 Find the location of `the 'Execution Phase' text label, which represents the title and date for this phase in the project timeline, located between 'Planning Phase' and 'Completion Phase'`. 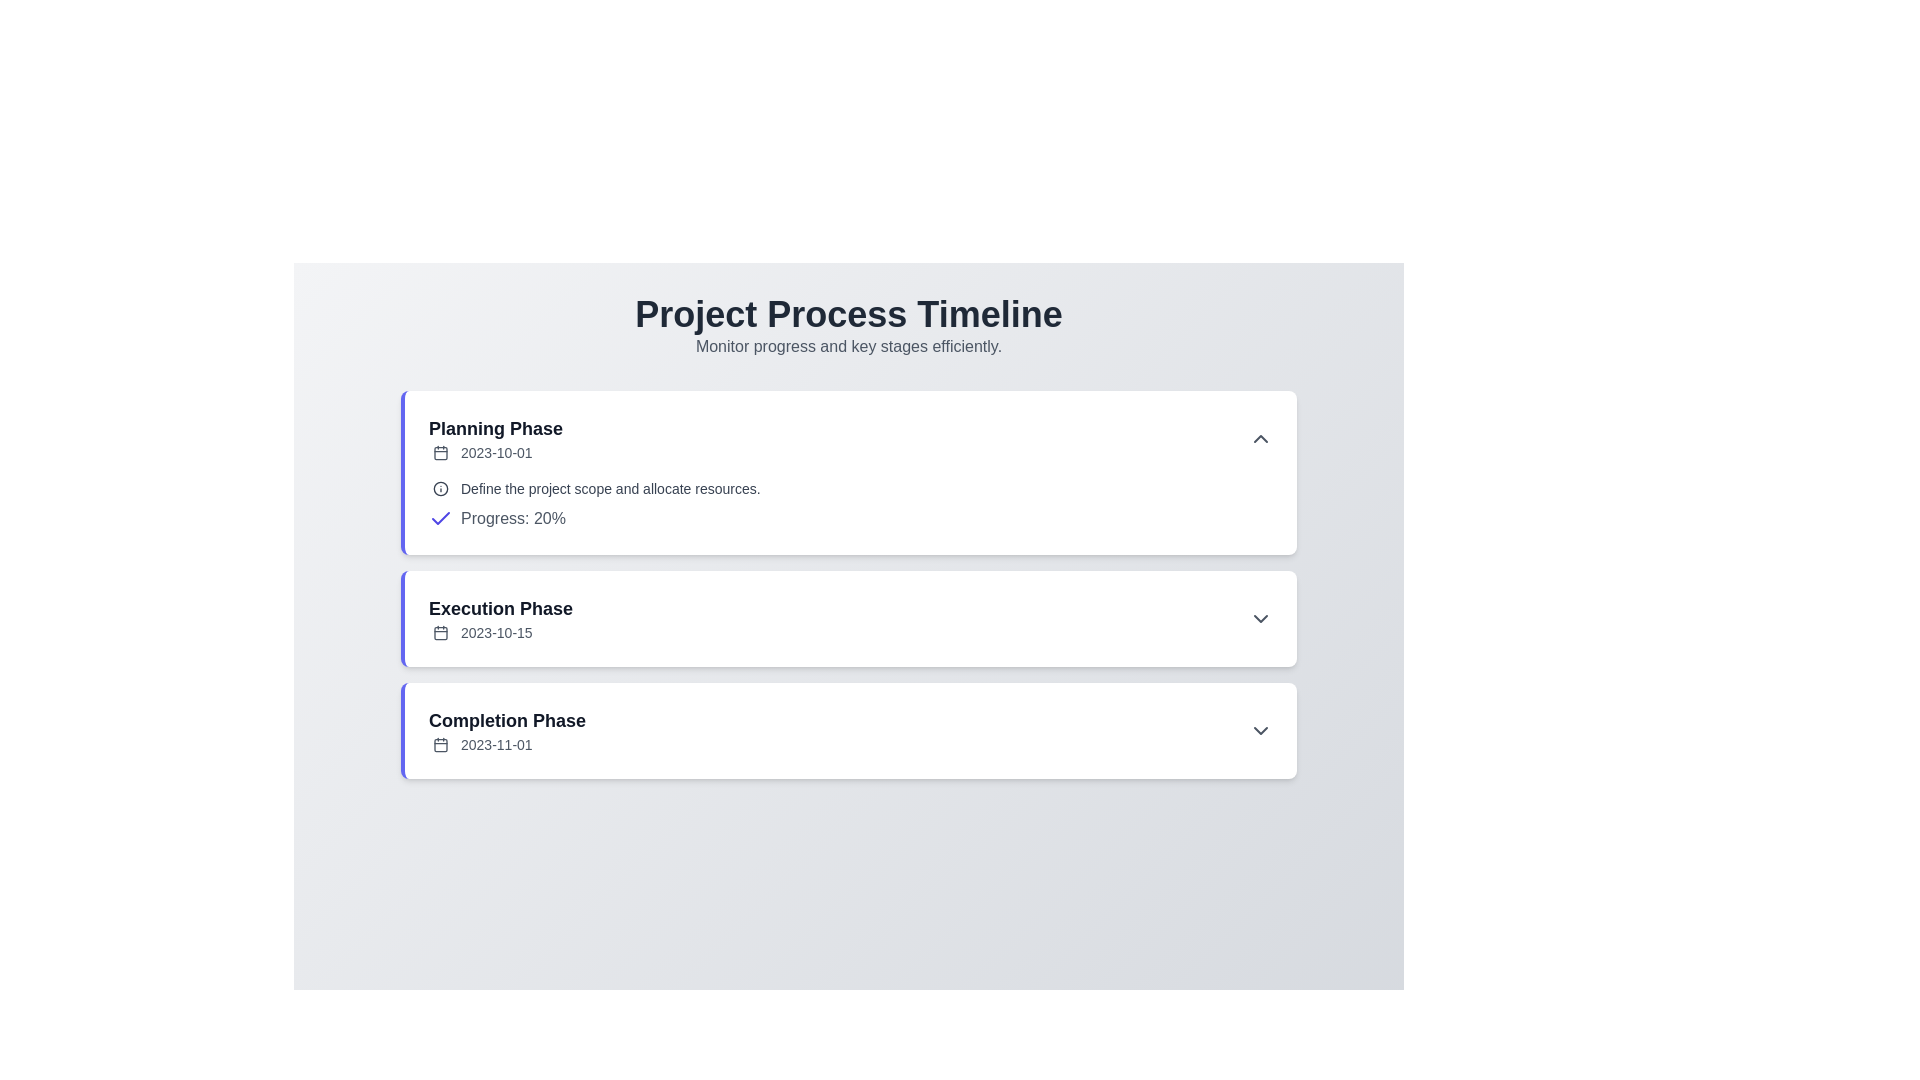

the 'Execution Phase' text label, which represents the title and date for this phase in the project timeline, located between 'Planning Phase' and 'Completion Phase' is located at coordinates (501, 617).